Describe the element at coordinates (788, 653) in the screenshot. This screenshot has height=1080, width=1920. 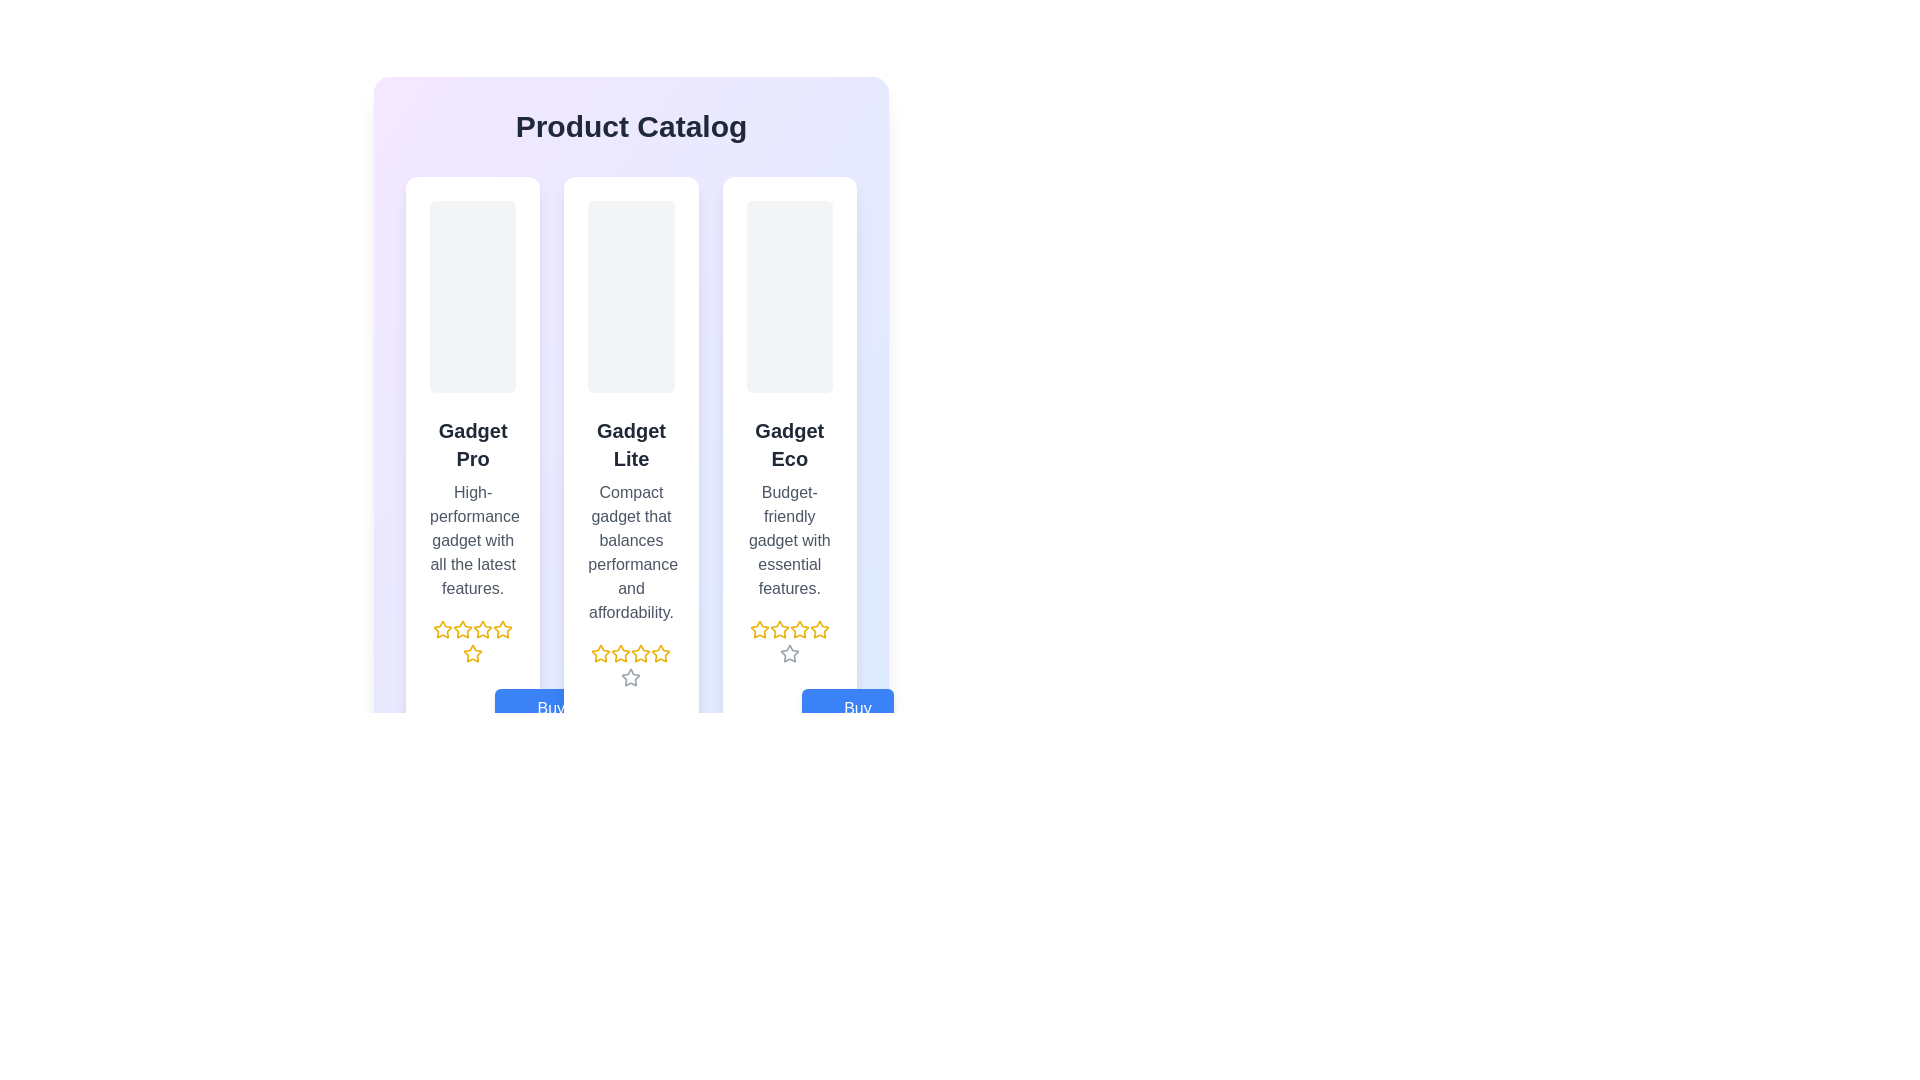
I see `the fifth rating star in the row of five stars at the bottom of the 'Gadget Eco' product card` at that location.